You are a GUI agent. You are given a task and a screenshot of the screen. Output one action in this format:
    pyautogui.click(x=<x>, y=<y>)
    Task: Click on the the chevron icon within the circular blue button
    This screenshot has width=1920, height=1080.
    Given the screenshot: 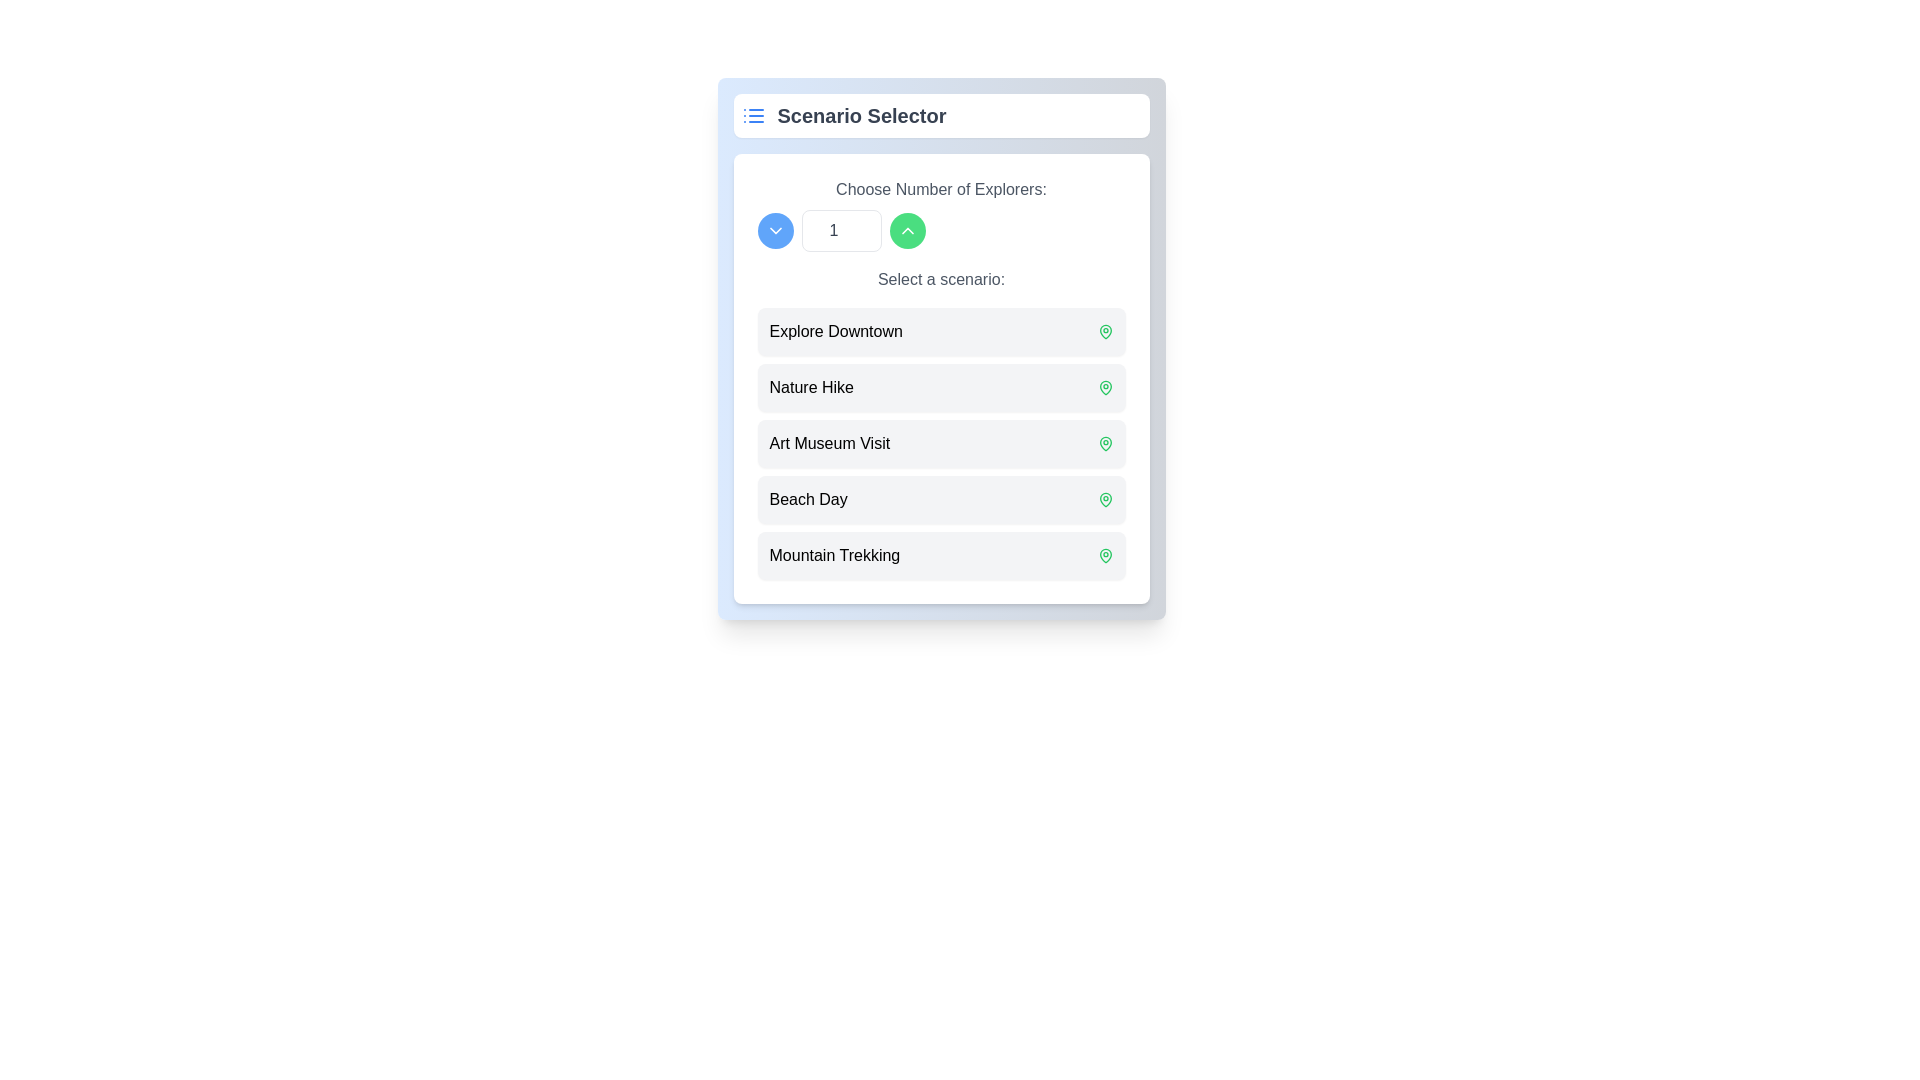 What is the action you would take?
    pyautogui.click(x=774, y=230)
    